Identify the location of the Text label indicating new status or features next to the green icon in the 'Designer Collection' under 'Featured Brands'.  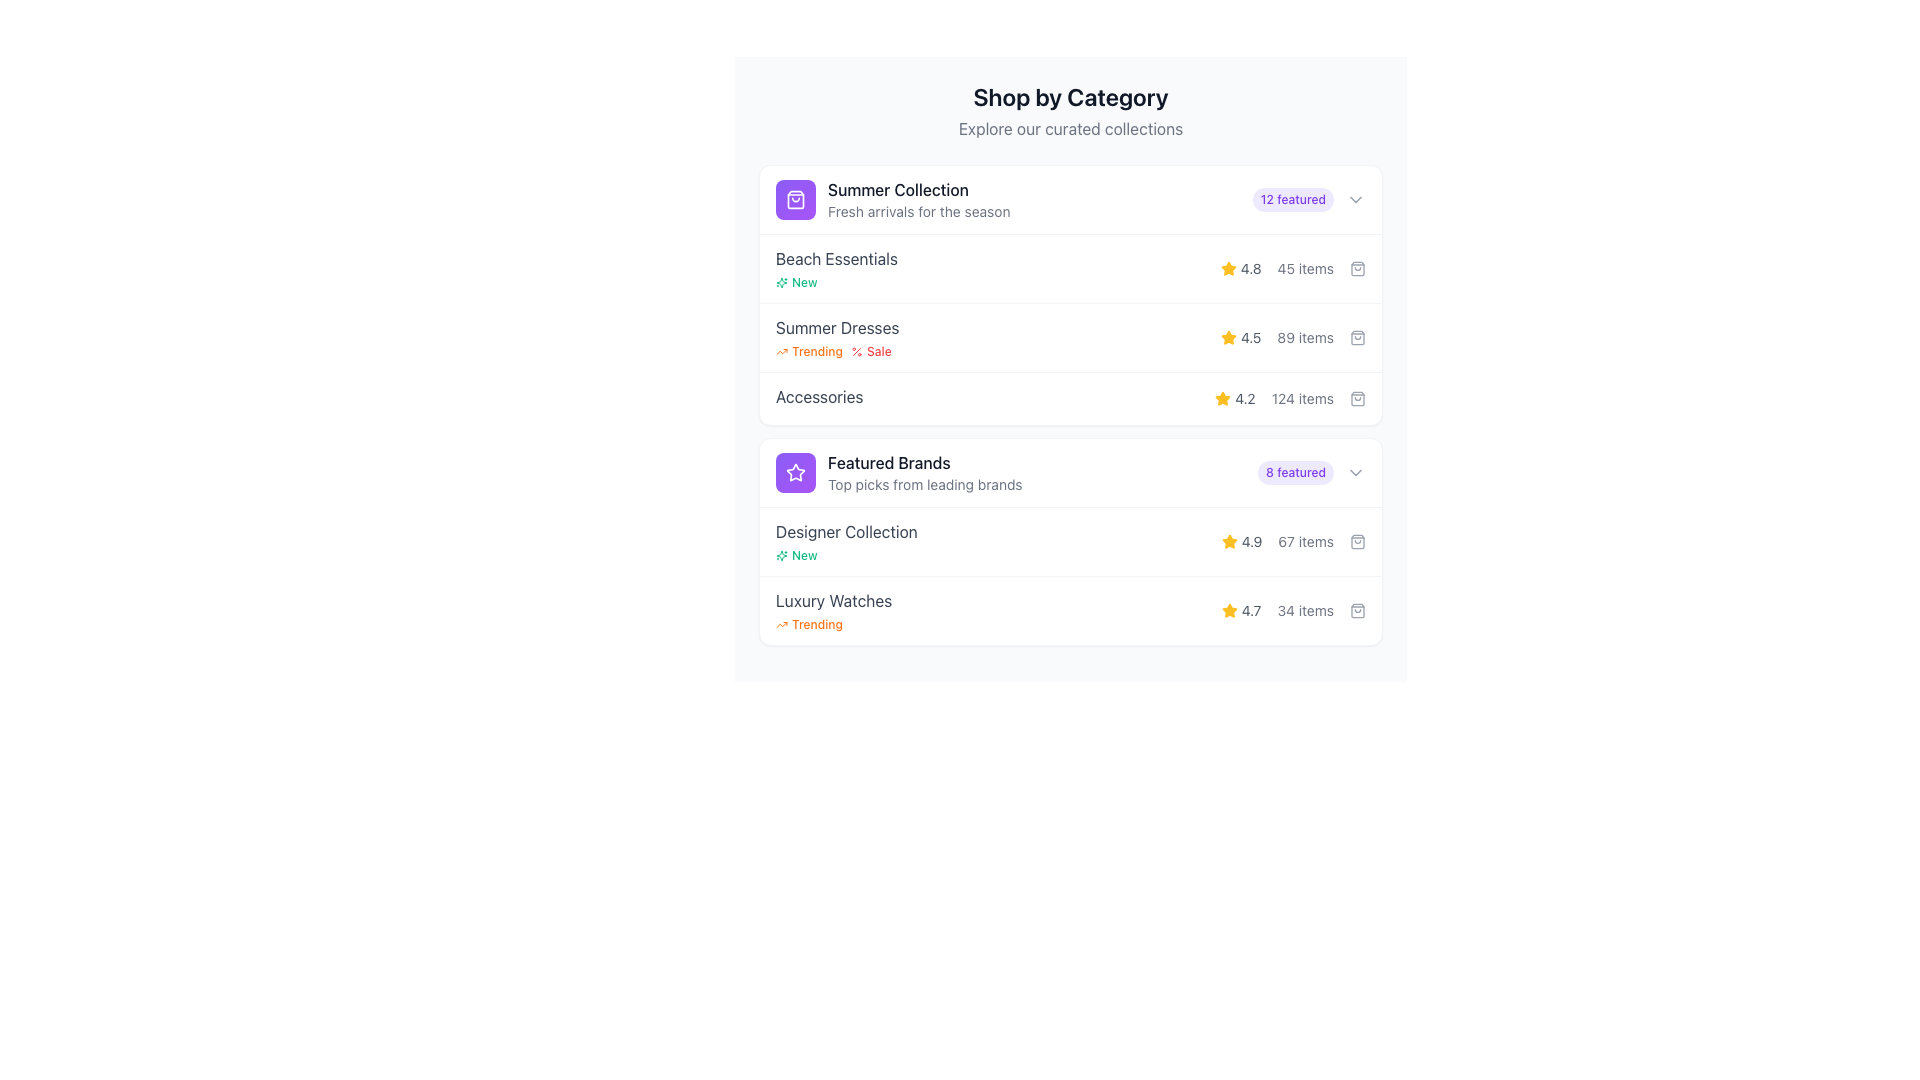
(804, 555).